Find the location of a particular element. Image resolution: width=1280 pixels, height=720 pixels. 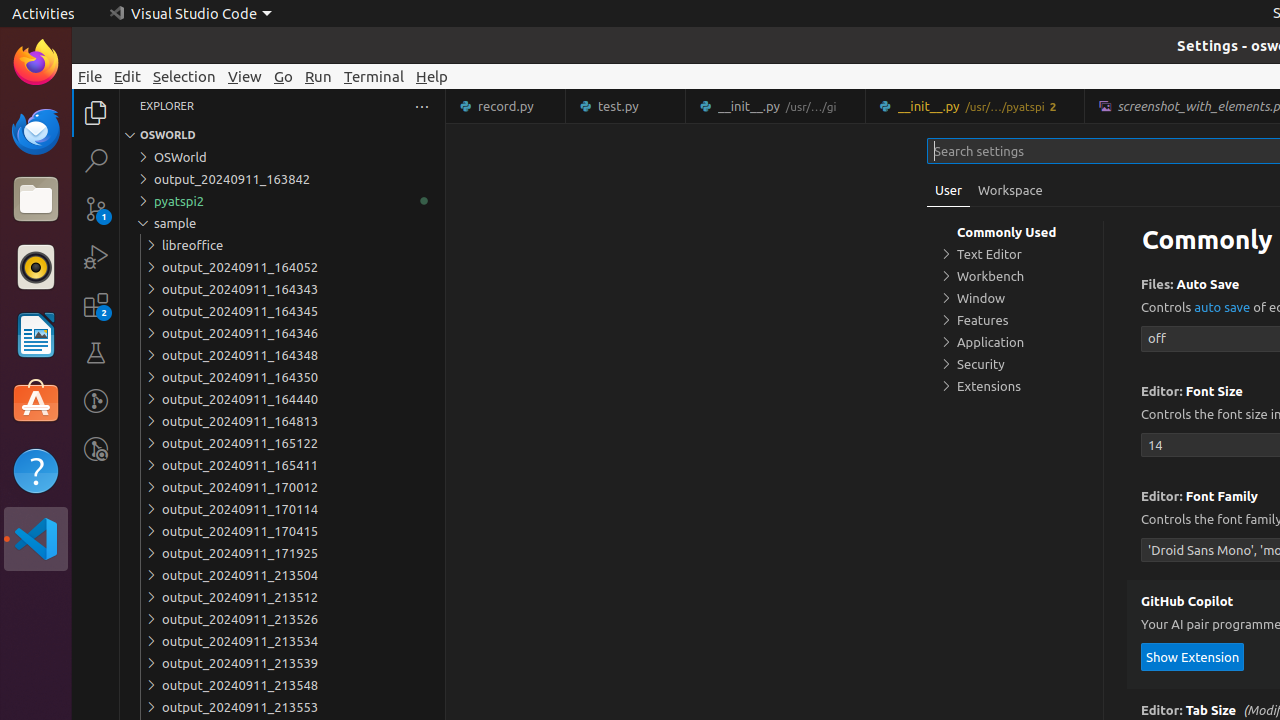

'output_20240911_164345' is located at coordinates (281, 310).